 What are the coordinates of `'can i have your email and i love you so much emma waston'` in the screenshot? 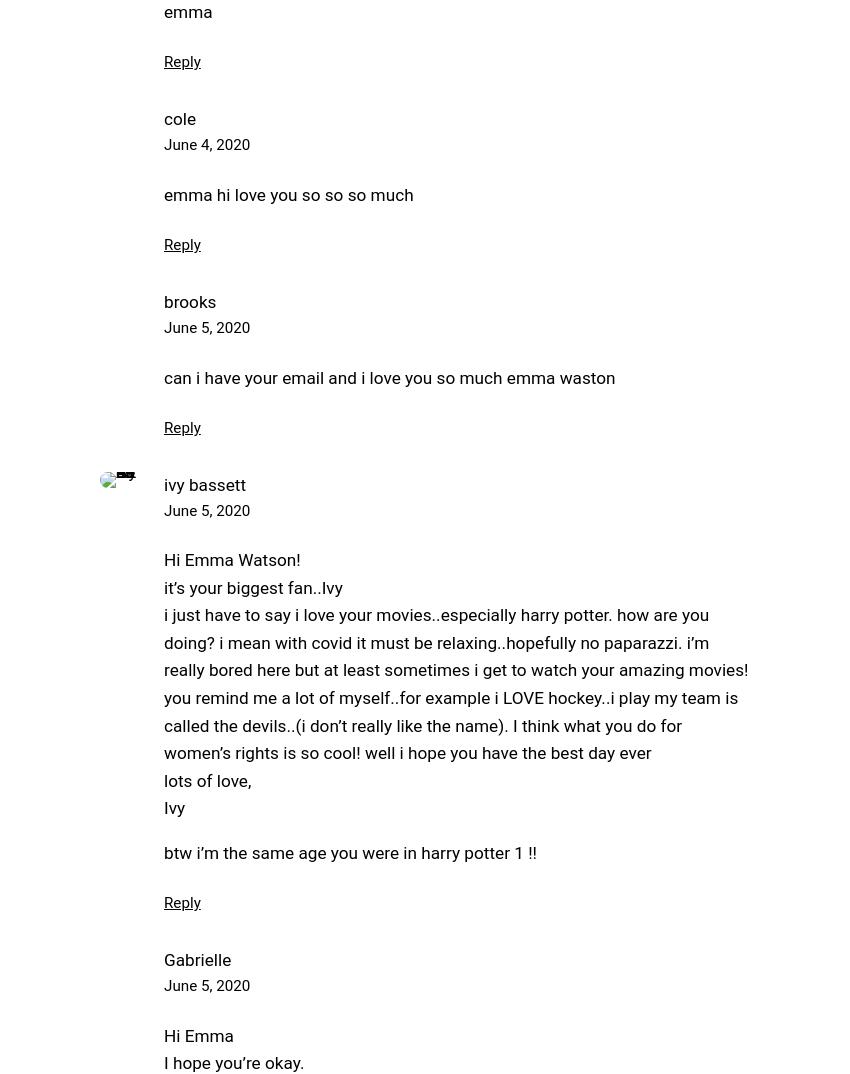 It's located at (389, 375).